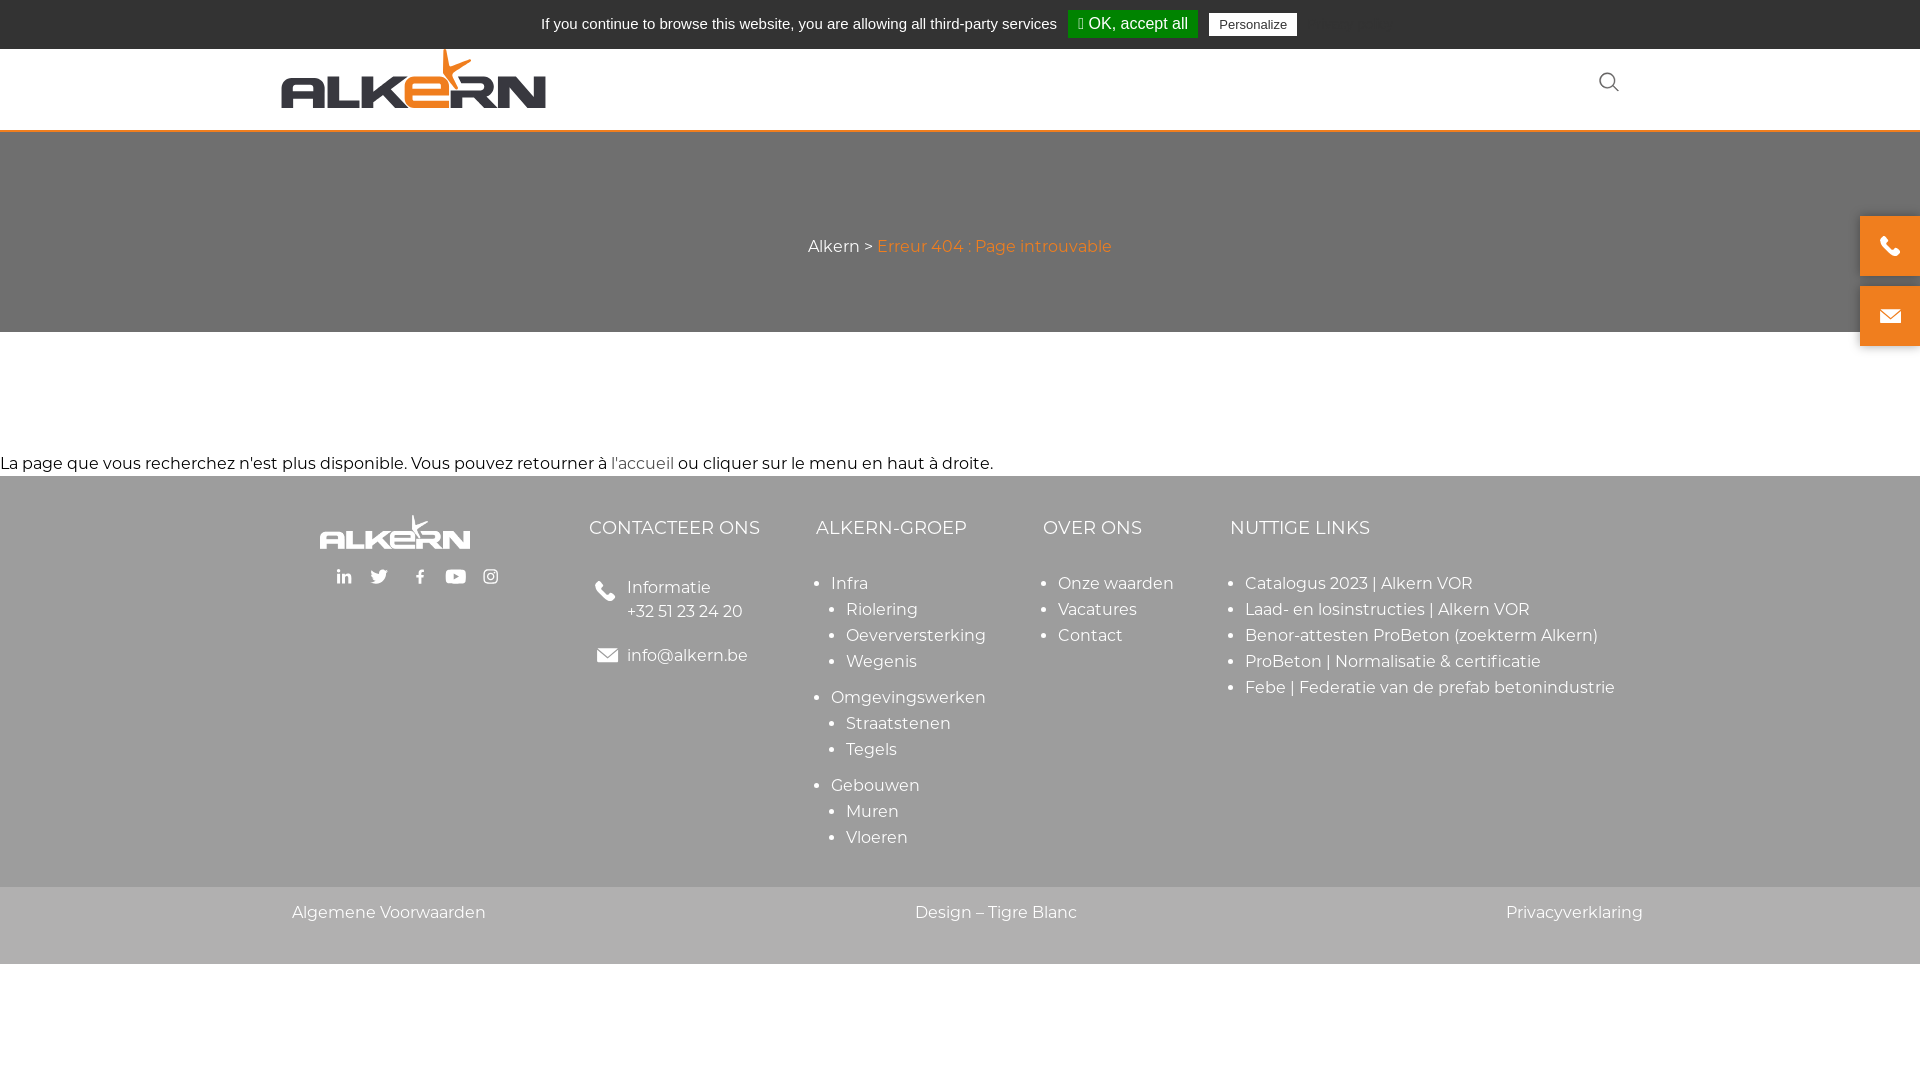 The image size is (1920, 1080). Describe the element at coordinates (388, 912) in the screenshot. I see `'Algemene Voorwaarden'` at that location.